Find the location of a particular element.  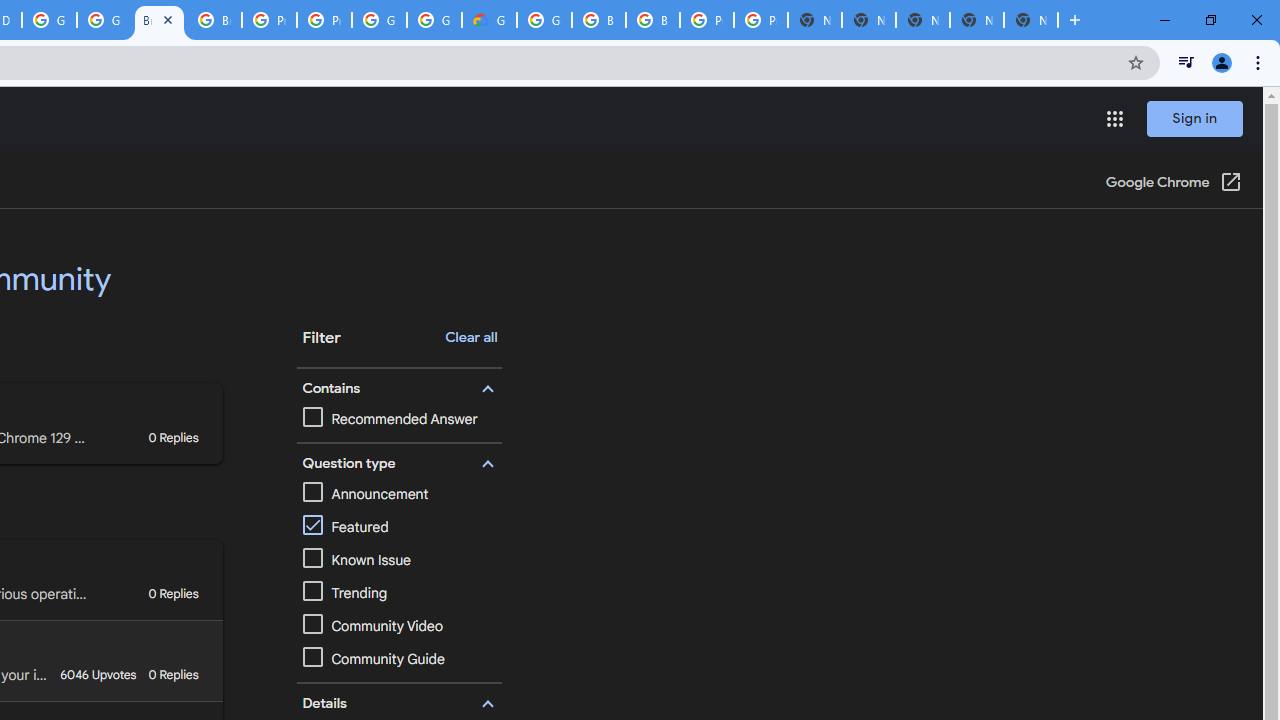

'Featured' is located at coordinates (345, 526).